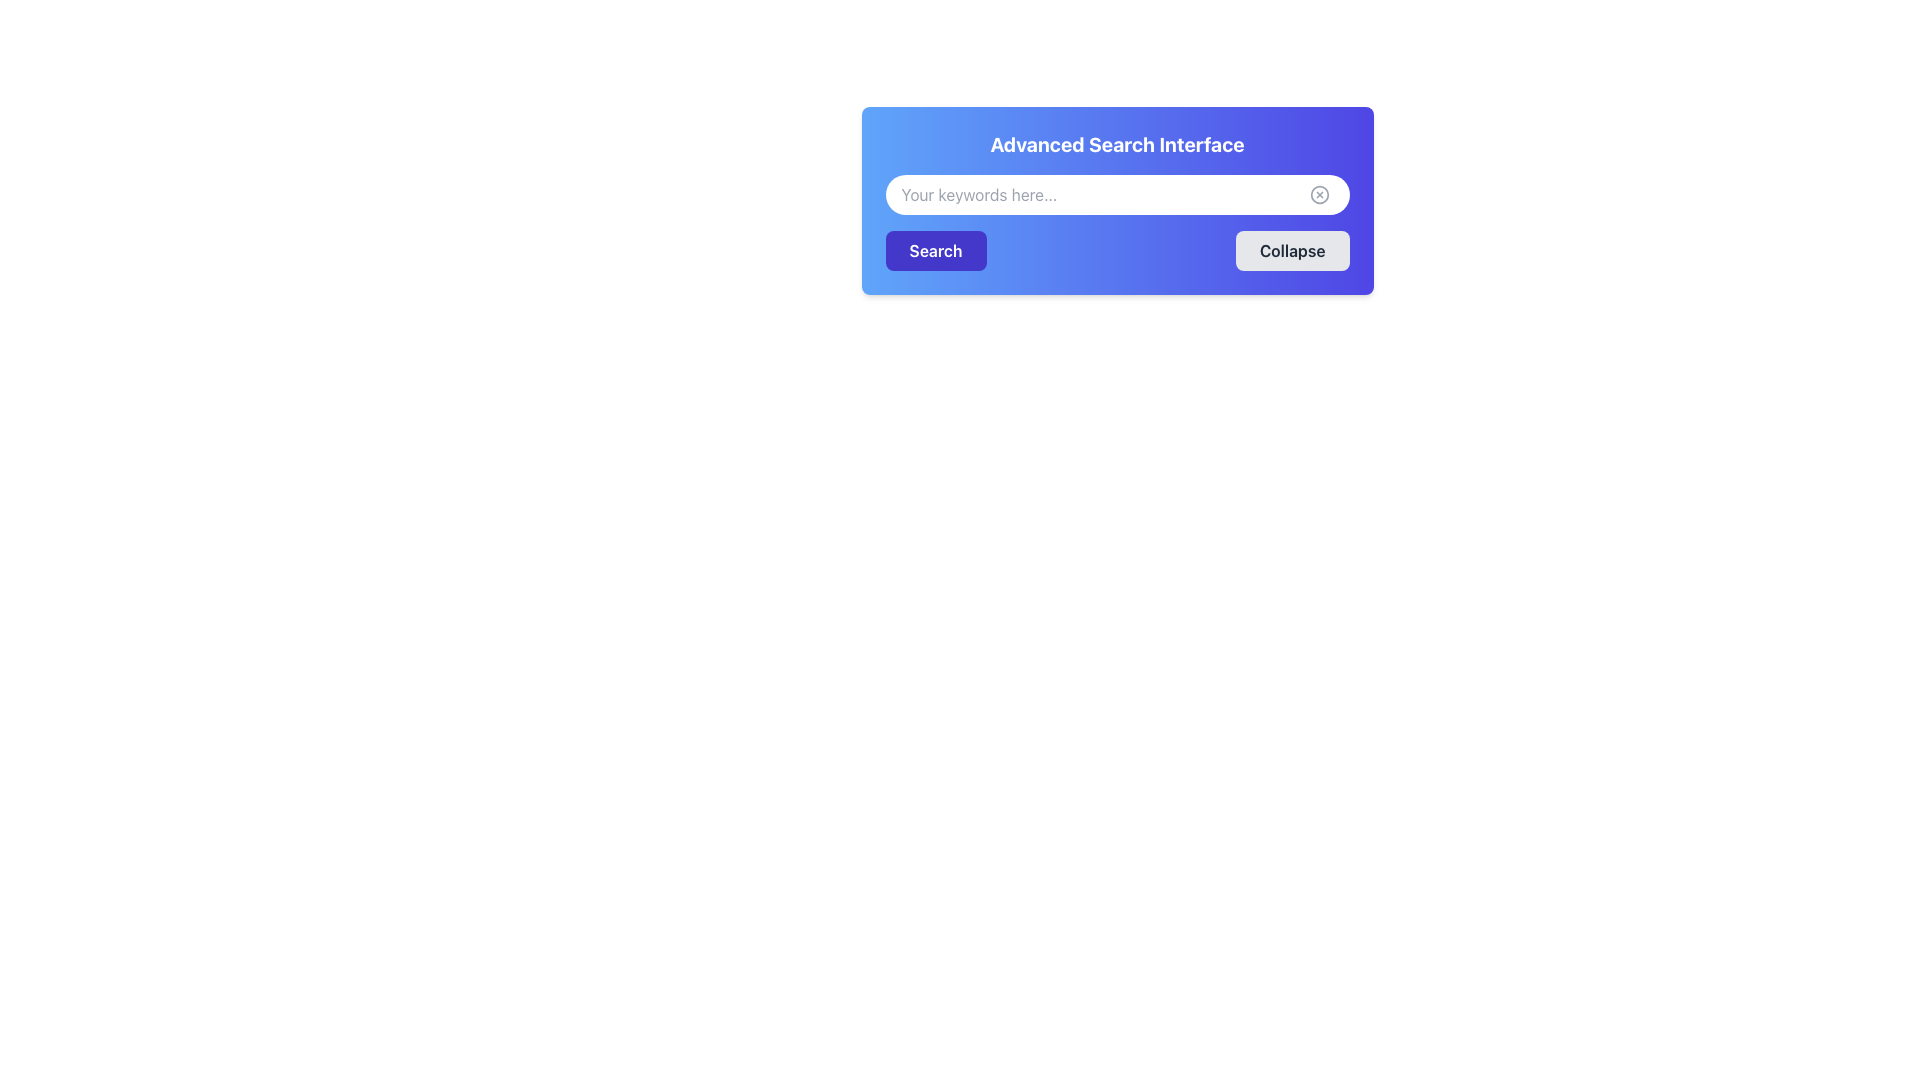  Describe the element at coordinates (1292, 249) in the screenshot. I see `the 'Collapse' button, which is a rectangular button with rounded corners, light gray background, and black text, located in the upper-middle portion of the interface` at that location.